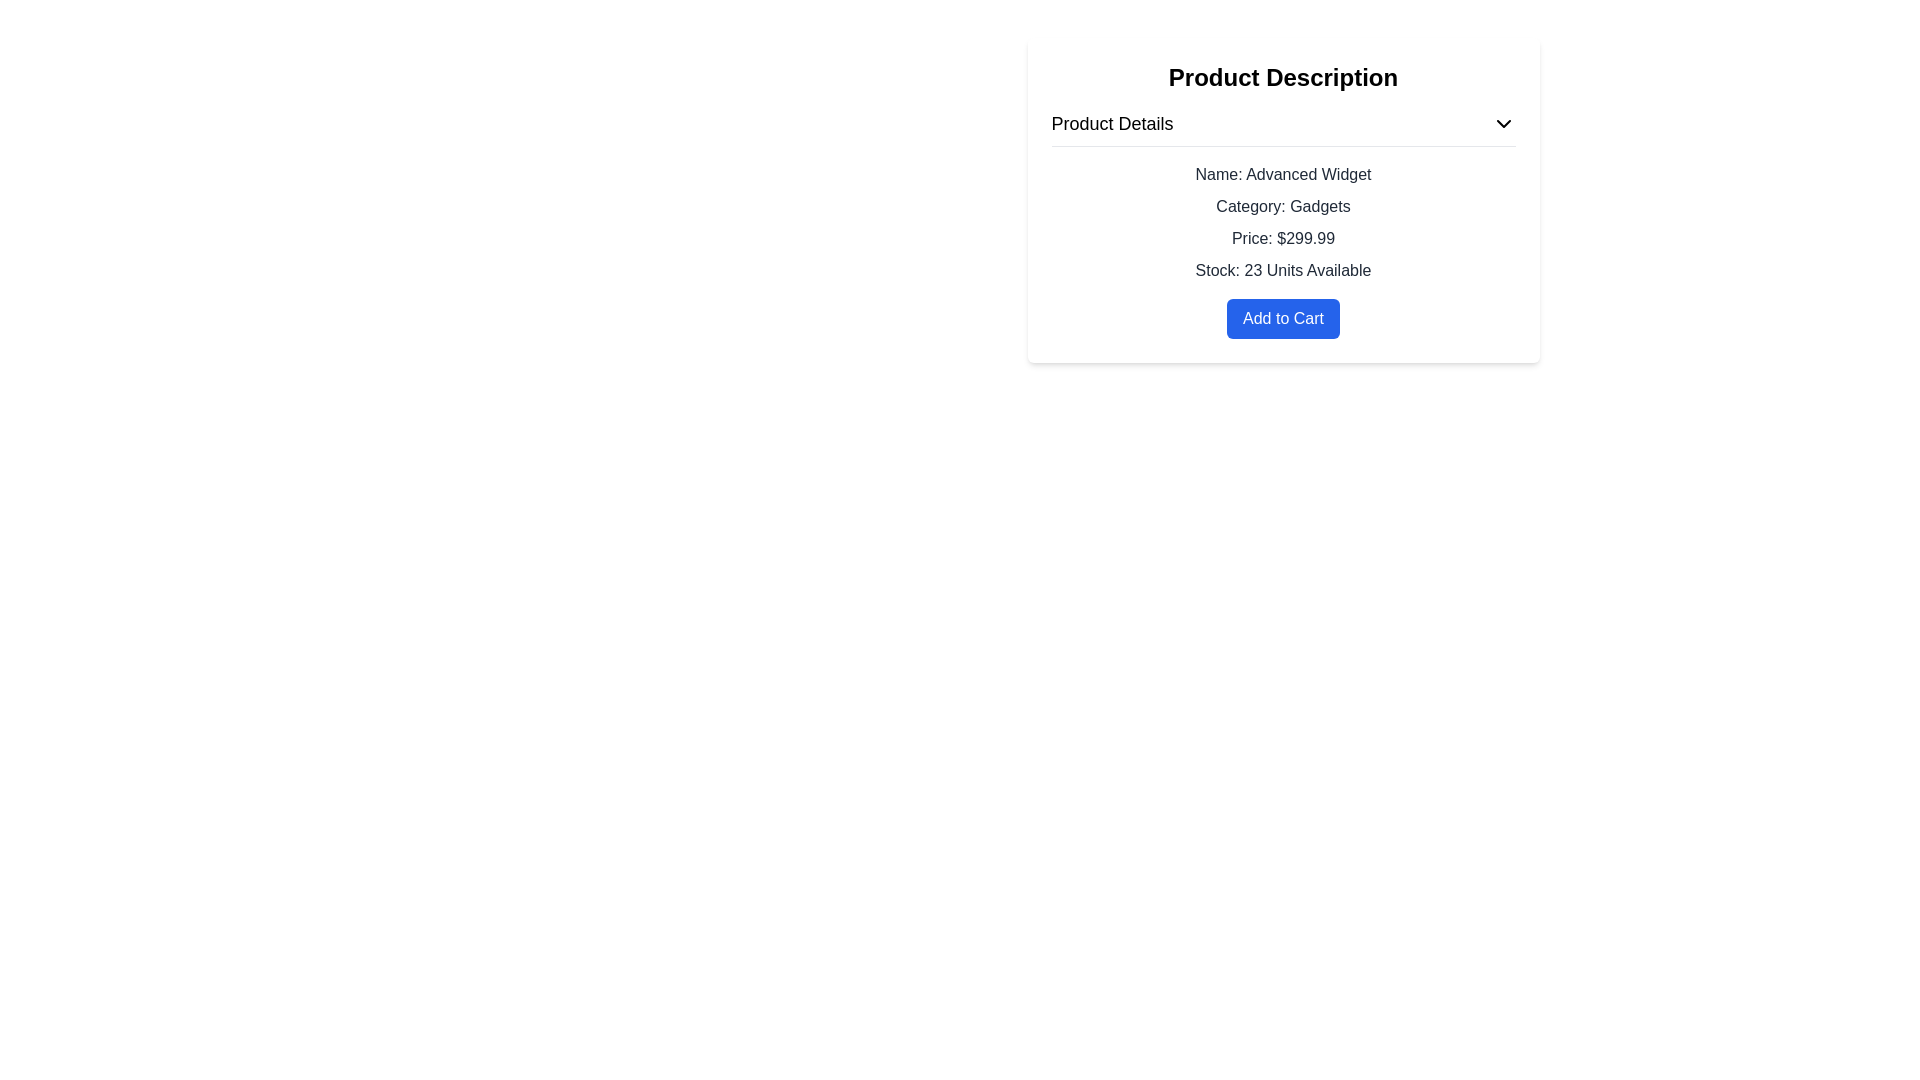 The height and width of the screenshot is (1080, 1920). I want to click on static text label displaying the name of the product located at the top of the 'Product Details' section, so click(1283, 173).